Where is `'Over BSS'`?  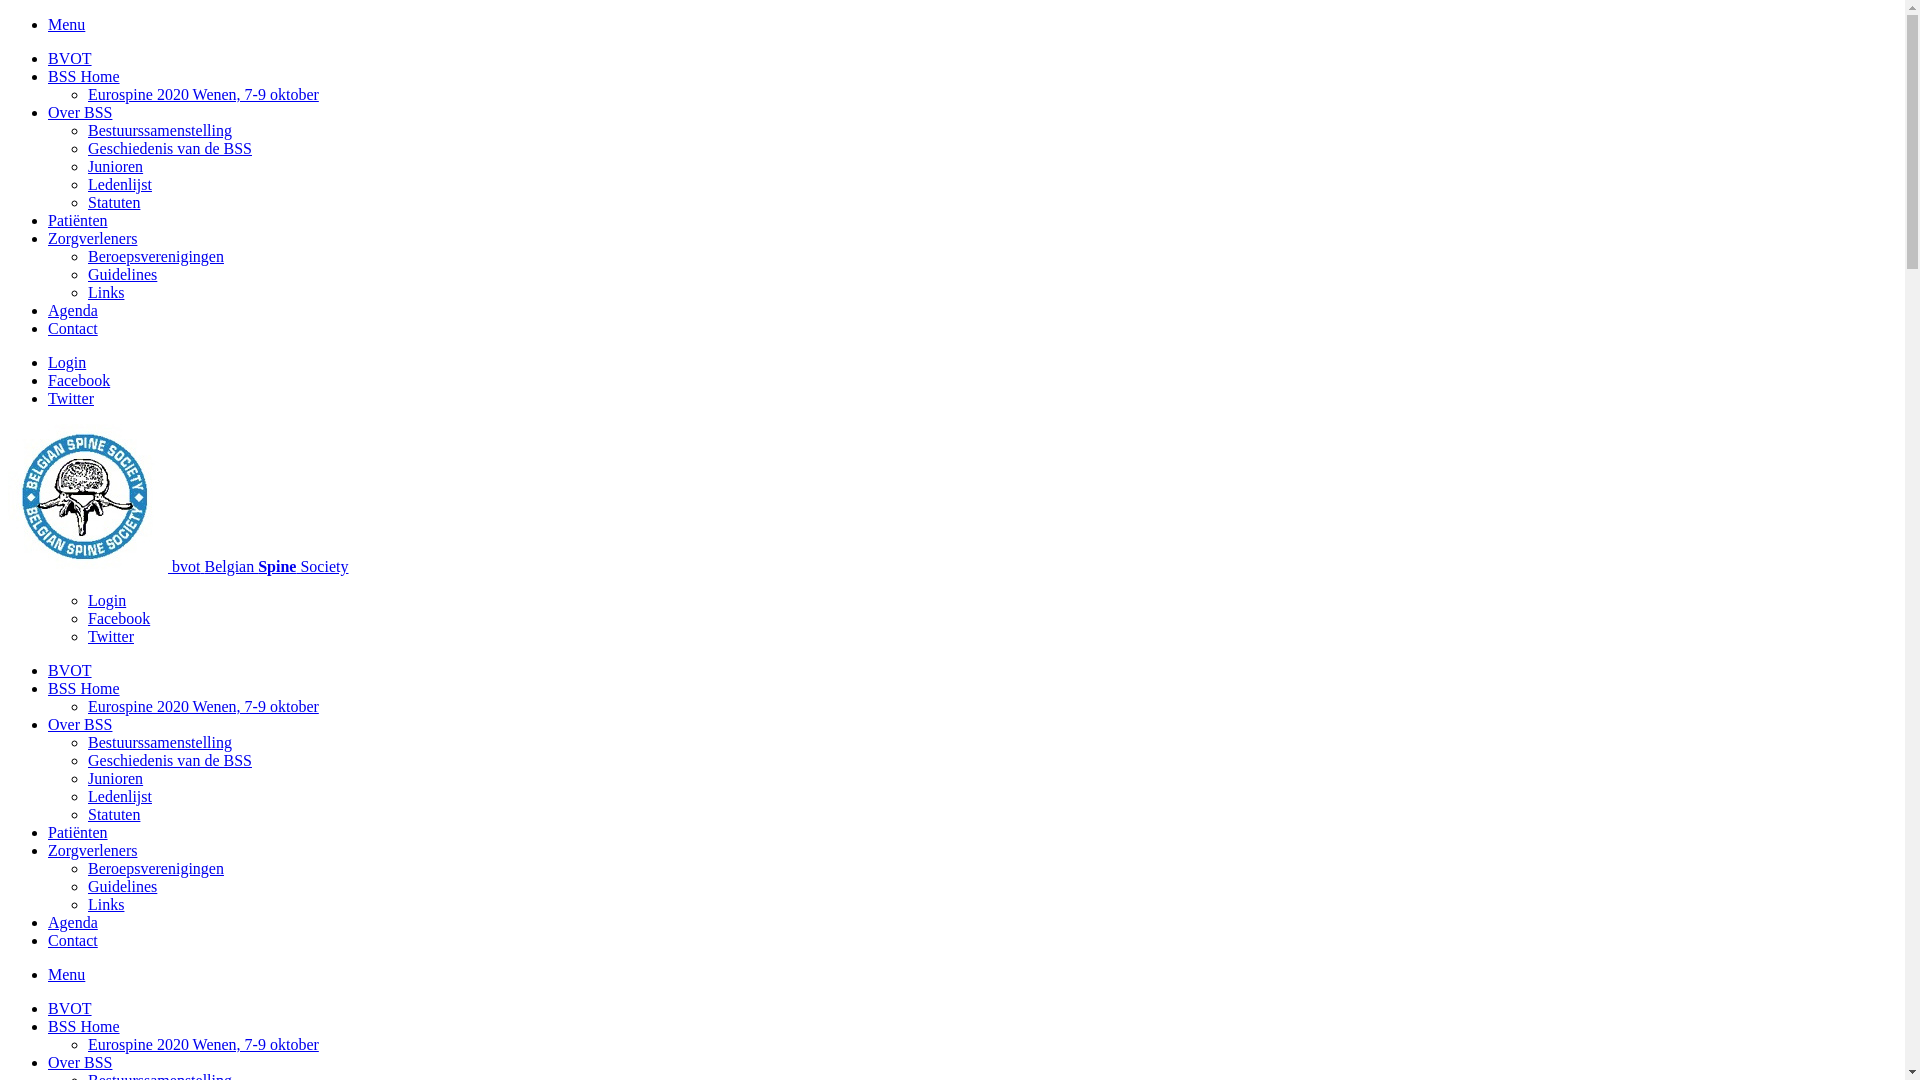 'Over BSS' is located at coordinates (80, 112).